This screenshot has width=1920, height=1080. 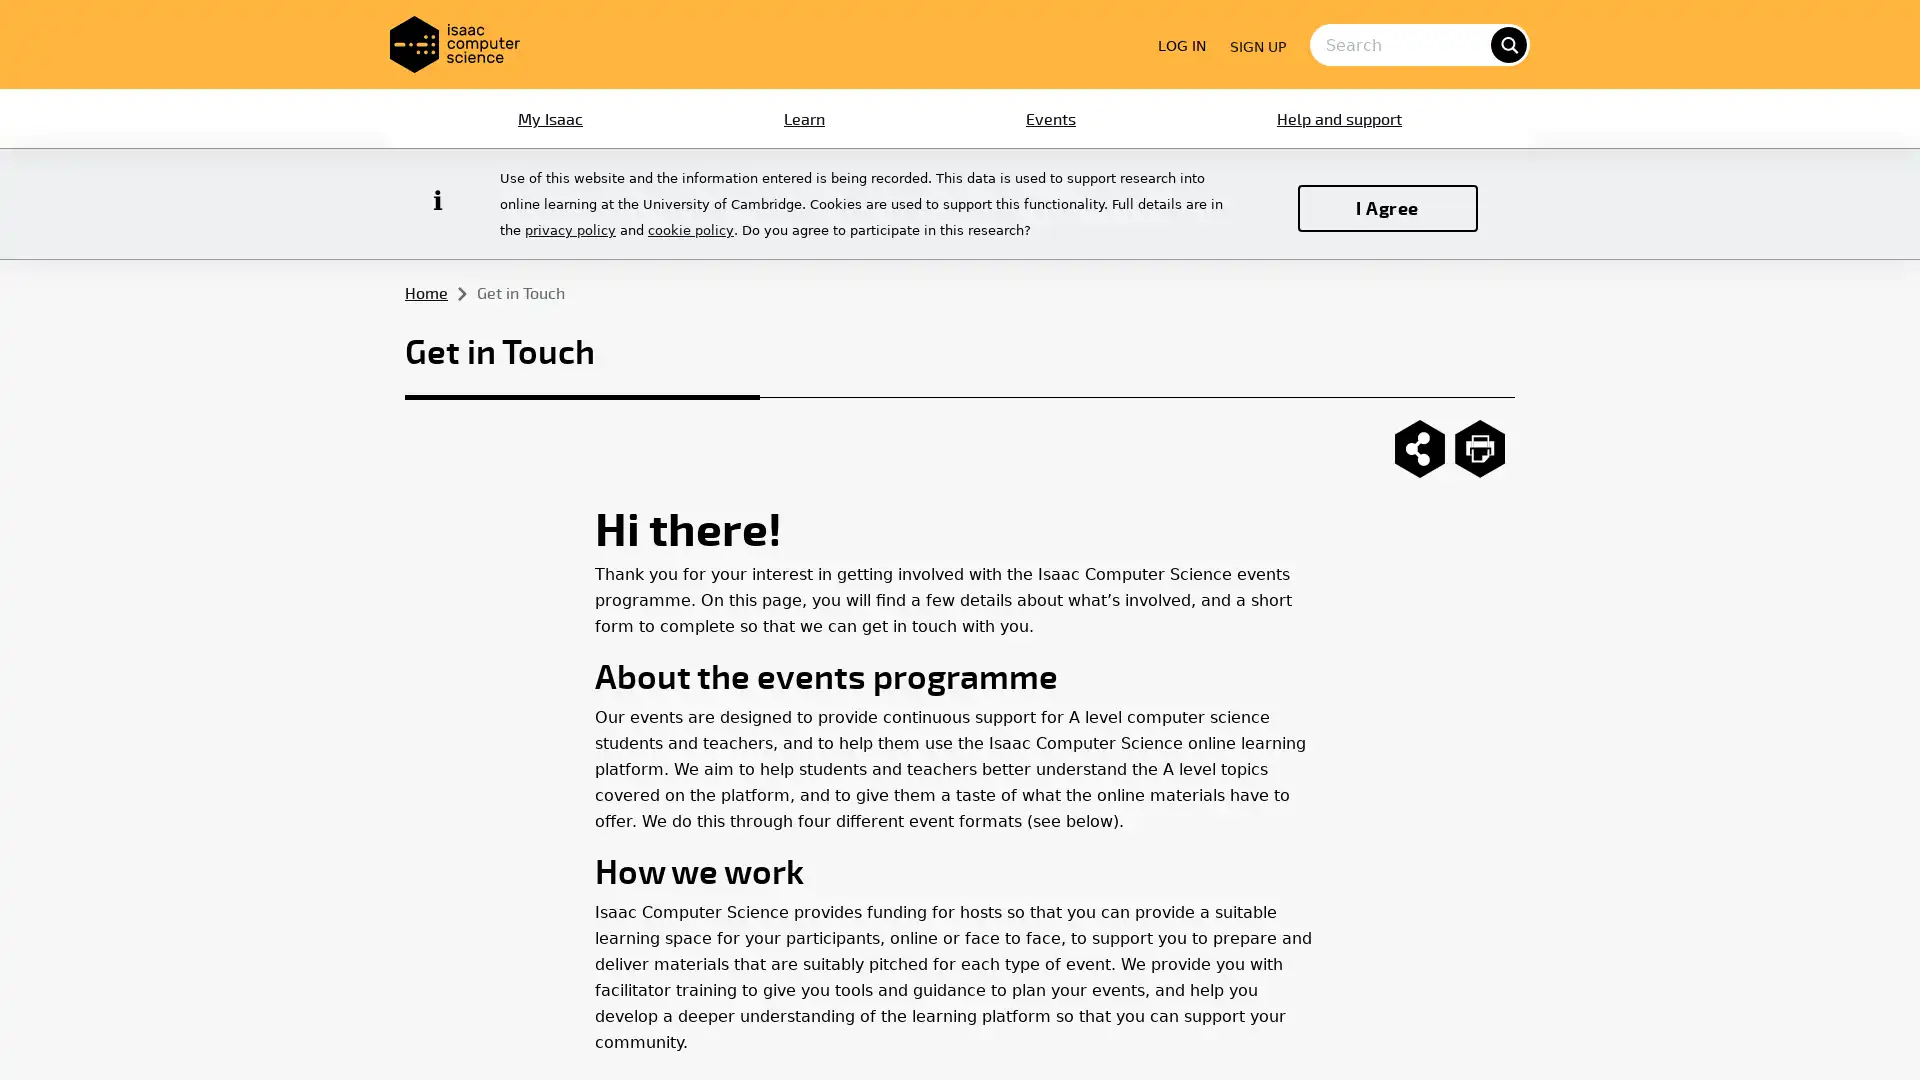 I want to click on Get share link, so click(x=1419, y=446).